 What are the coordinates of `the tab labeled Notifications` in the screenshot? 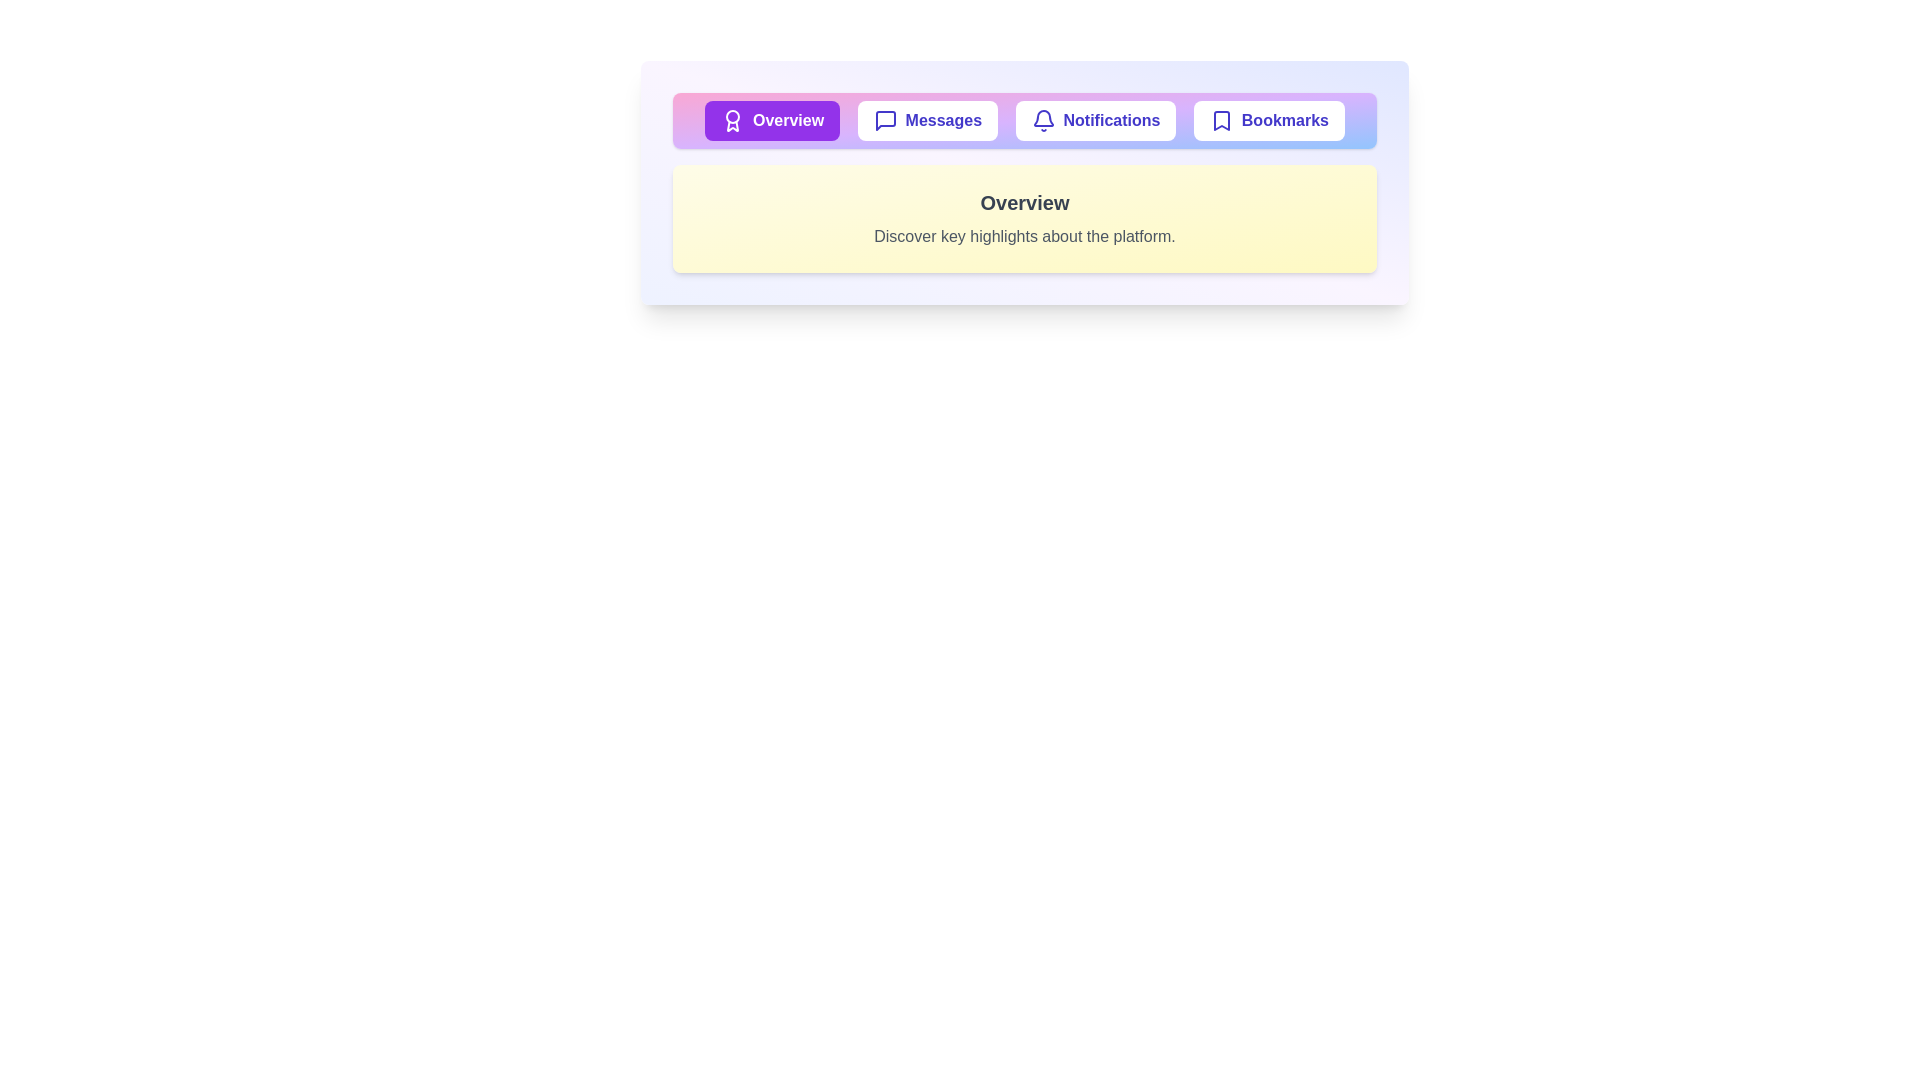 It's located at (1094, 120).